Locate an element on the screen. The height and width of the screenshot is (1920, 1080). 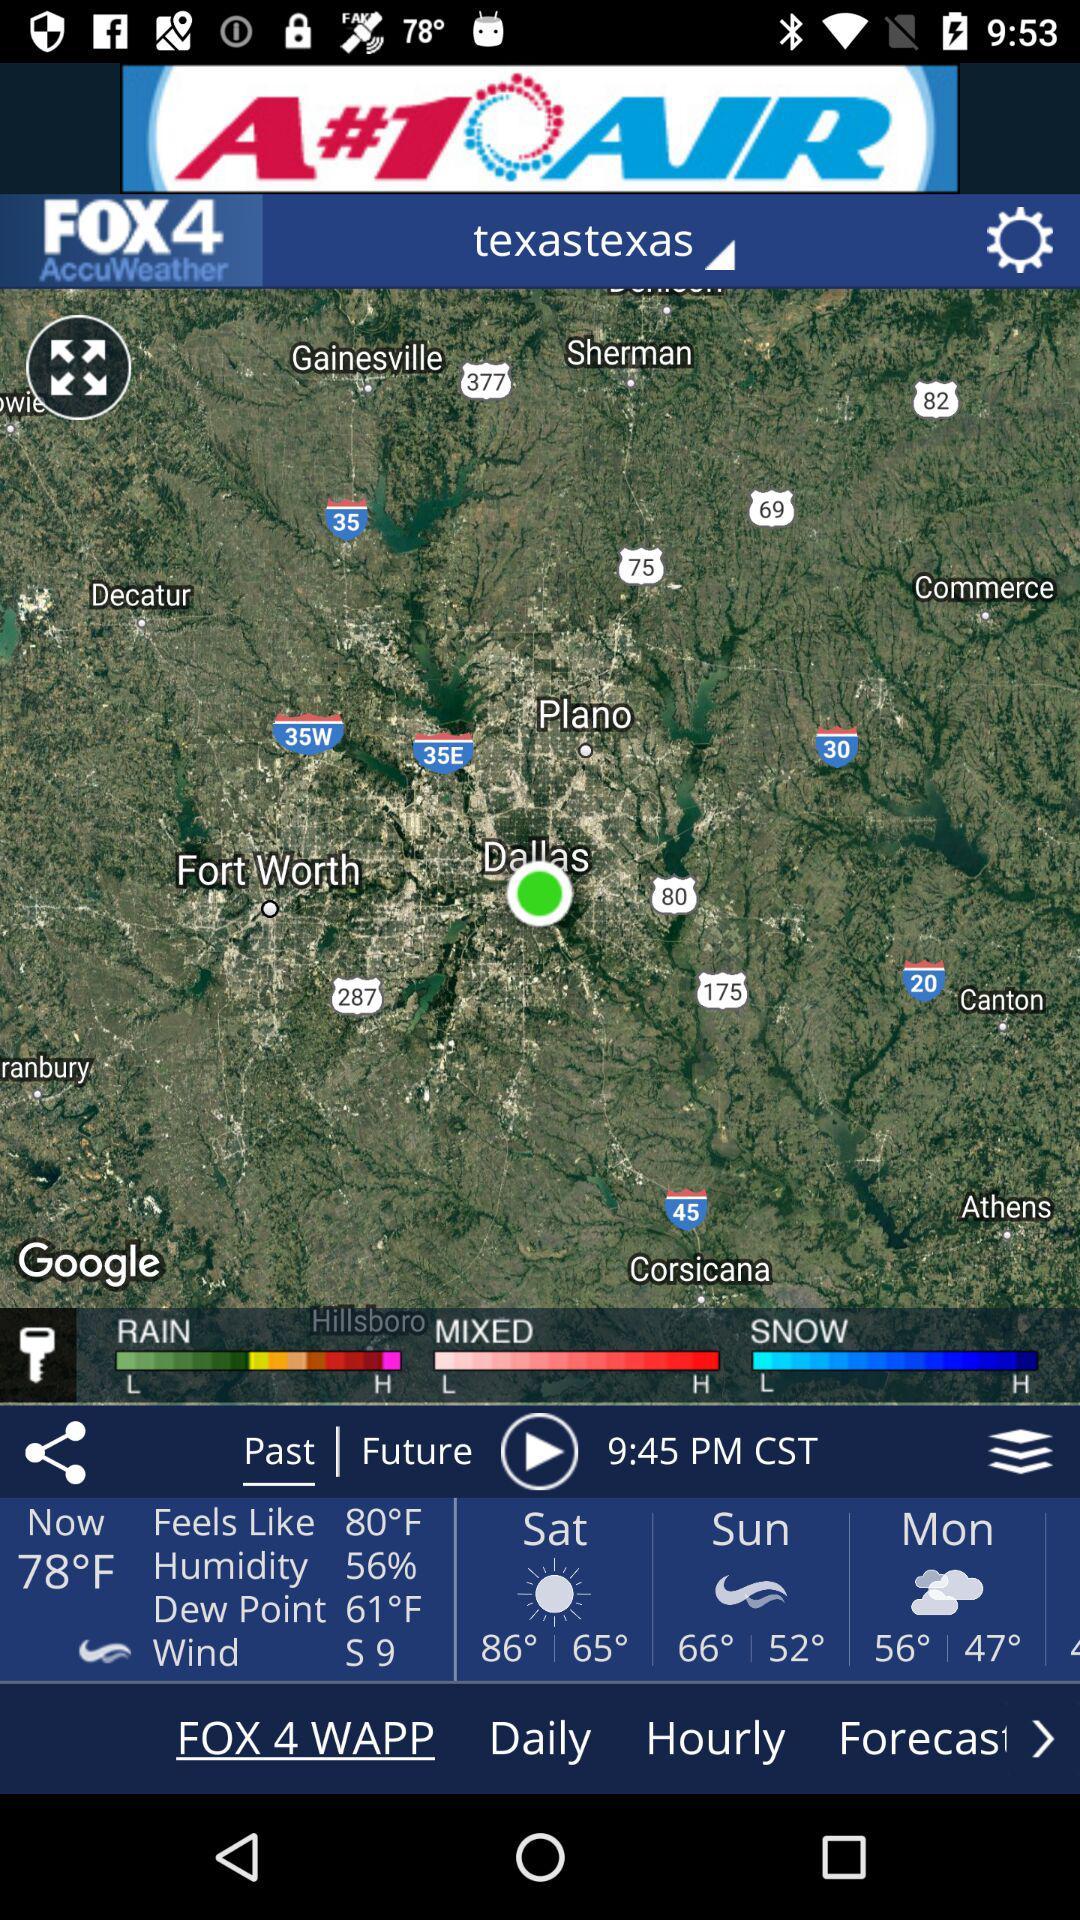
see more options is located at coordinates (1042, 1737).